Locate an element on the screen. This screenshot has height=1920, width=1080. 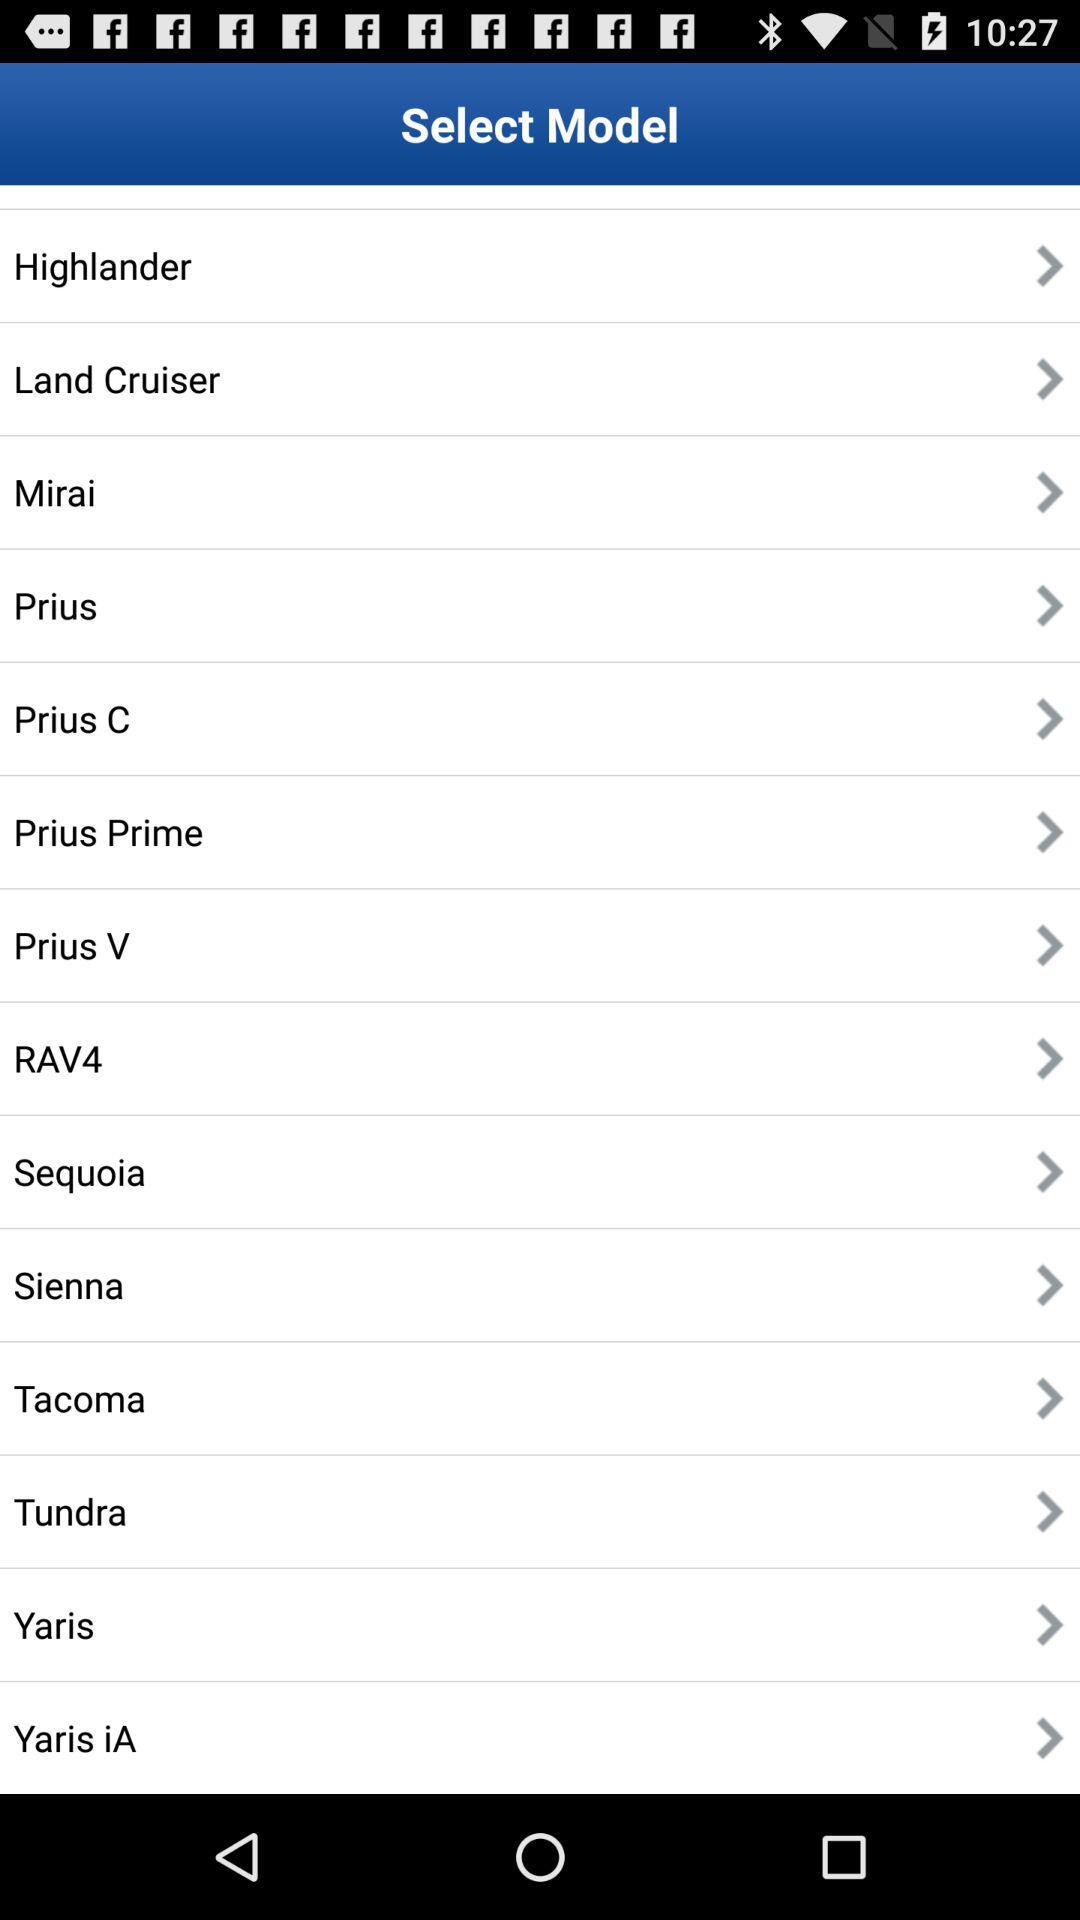
the item above sienna item is located at coordinates (78, 1171).